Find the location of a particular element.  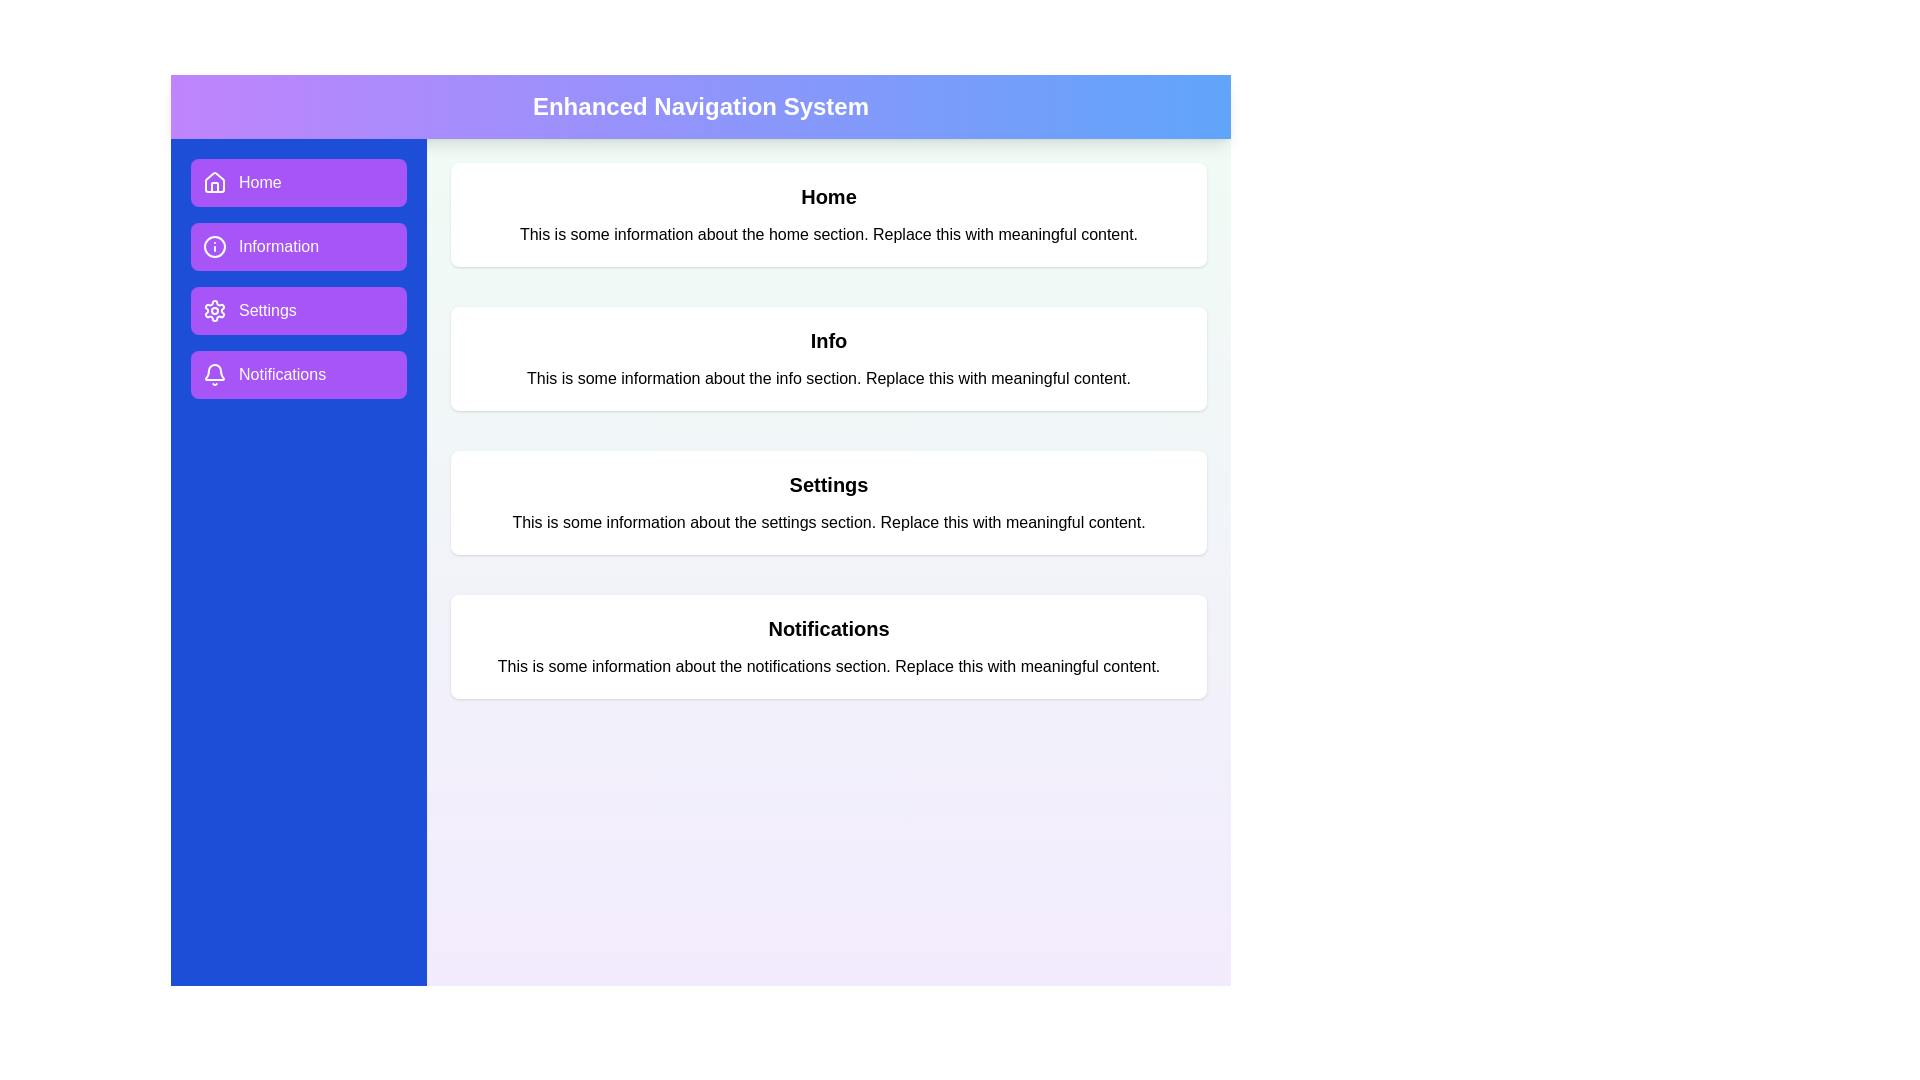

the bell icon representing notifications, which is located on the left navigation bar next to the 'Notifications' label is located at coordinates (215, 374).